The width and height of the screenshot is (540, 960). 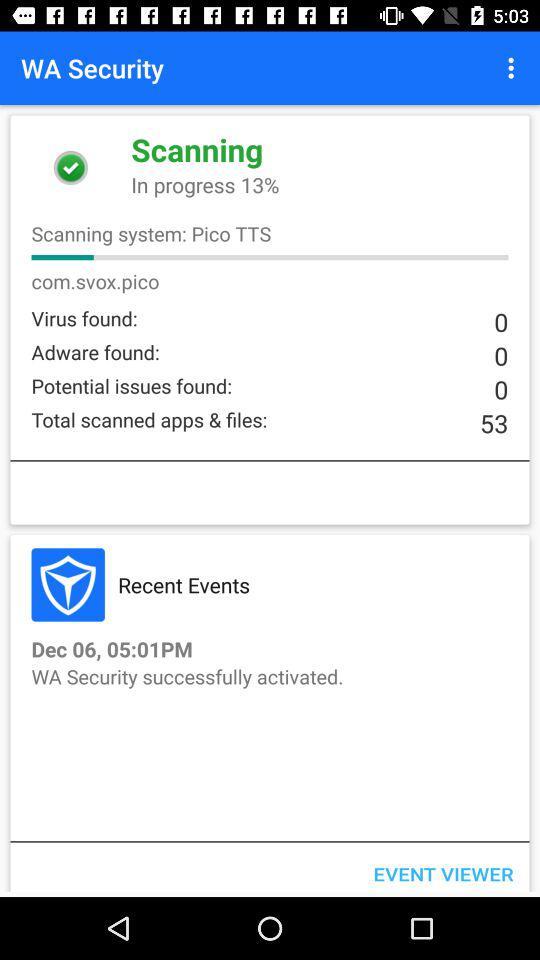 What do you see at coordinates (443, 868) in the screenshot?
I see `event viewer icon` at bounding box center [443, 868].